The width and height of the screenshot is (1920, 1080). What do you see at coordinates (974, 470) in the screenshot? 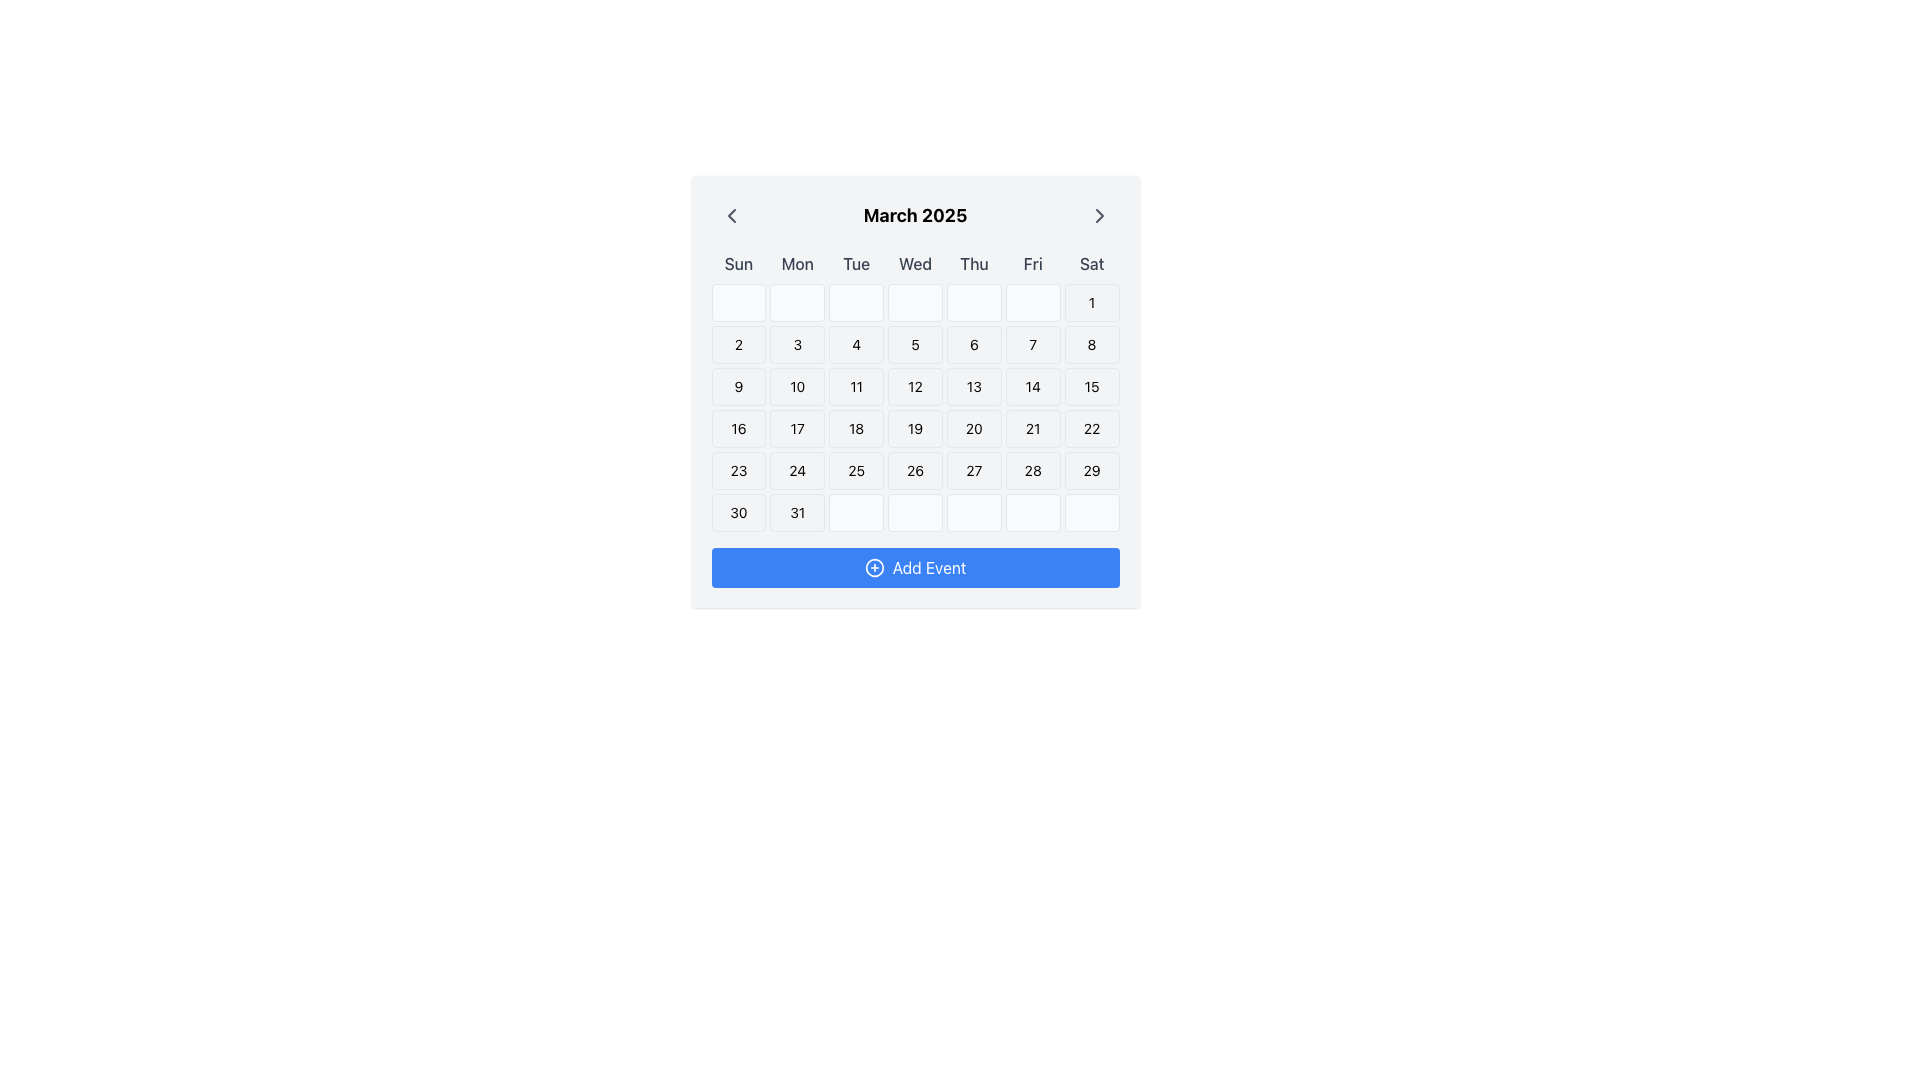
I see `the clickable calendar day entry for the date '27', which is displayed in a rectangular button-like box with a white background and rounded corners` at bounding box center [974, 470].